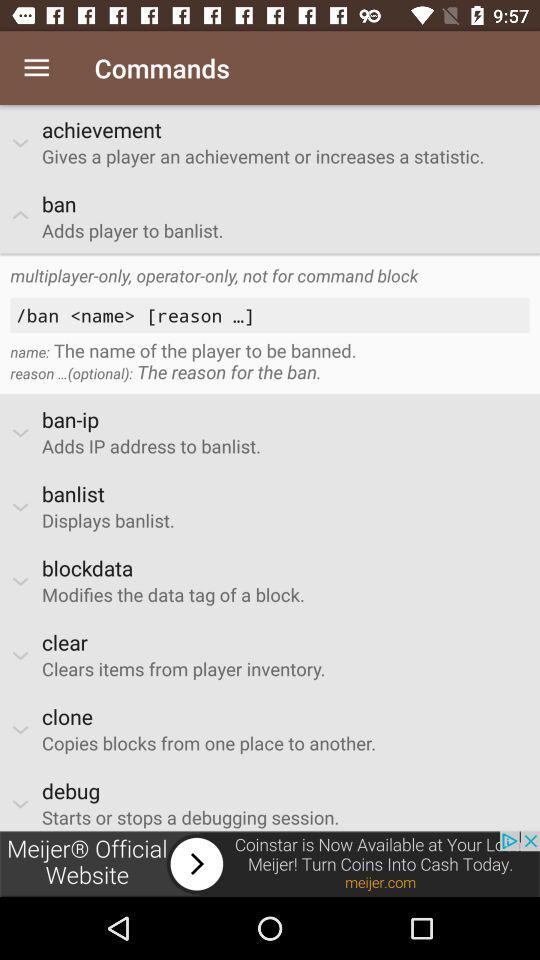  What do you see at coordinates (270, 863) in the screenshot?
I see `advertisement to open meijer official website` at bounding box center [270, 863].